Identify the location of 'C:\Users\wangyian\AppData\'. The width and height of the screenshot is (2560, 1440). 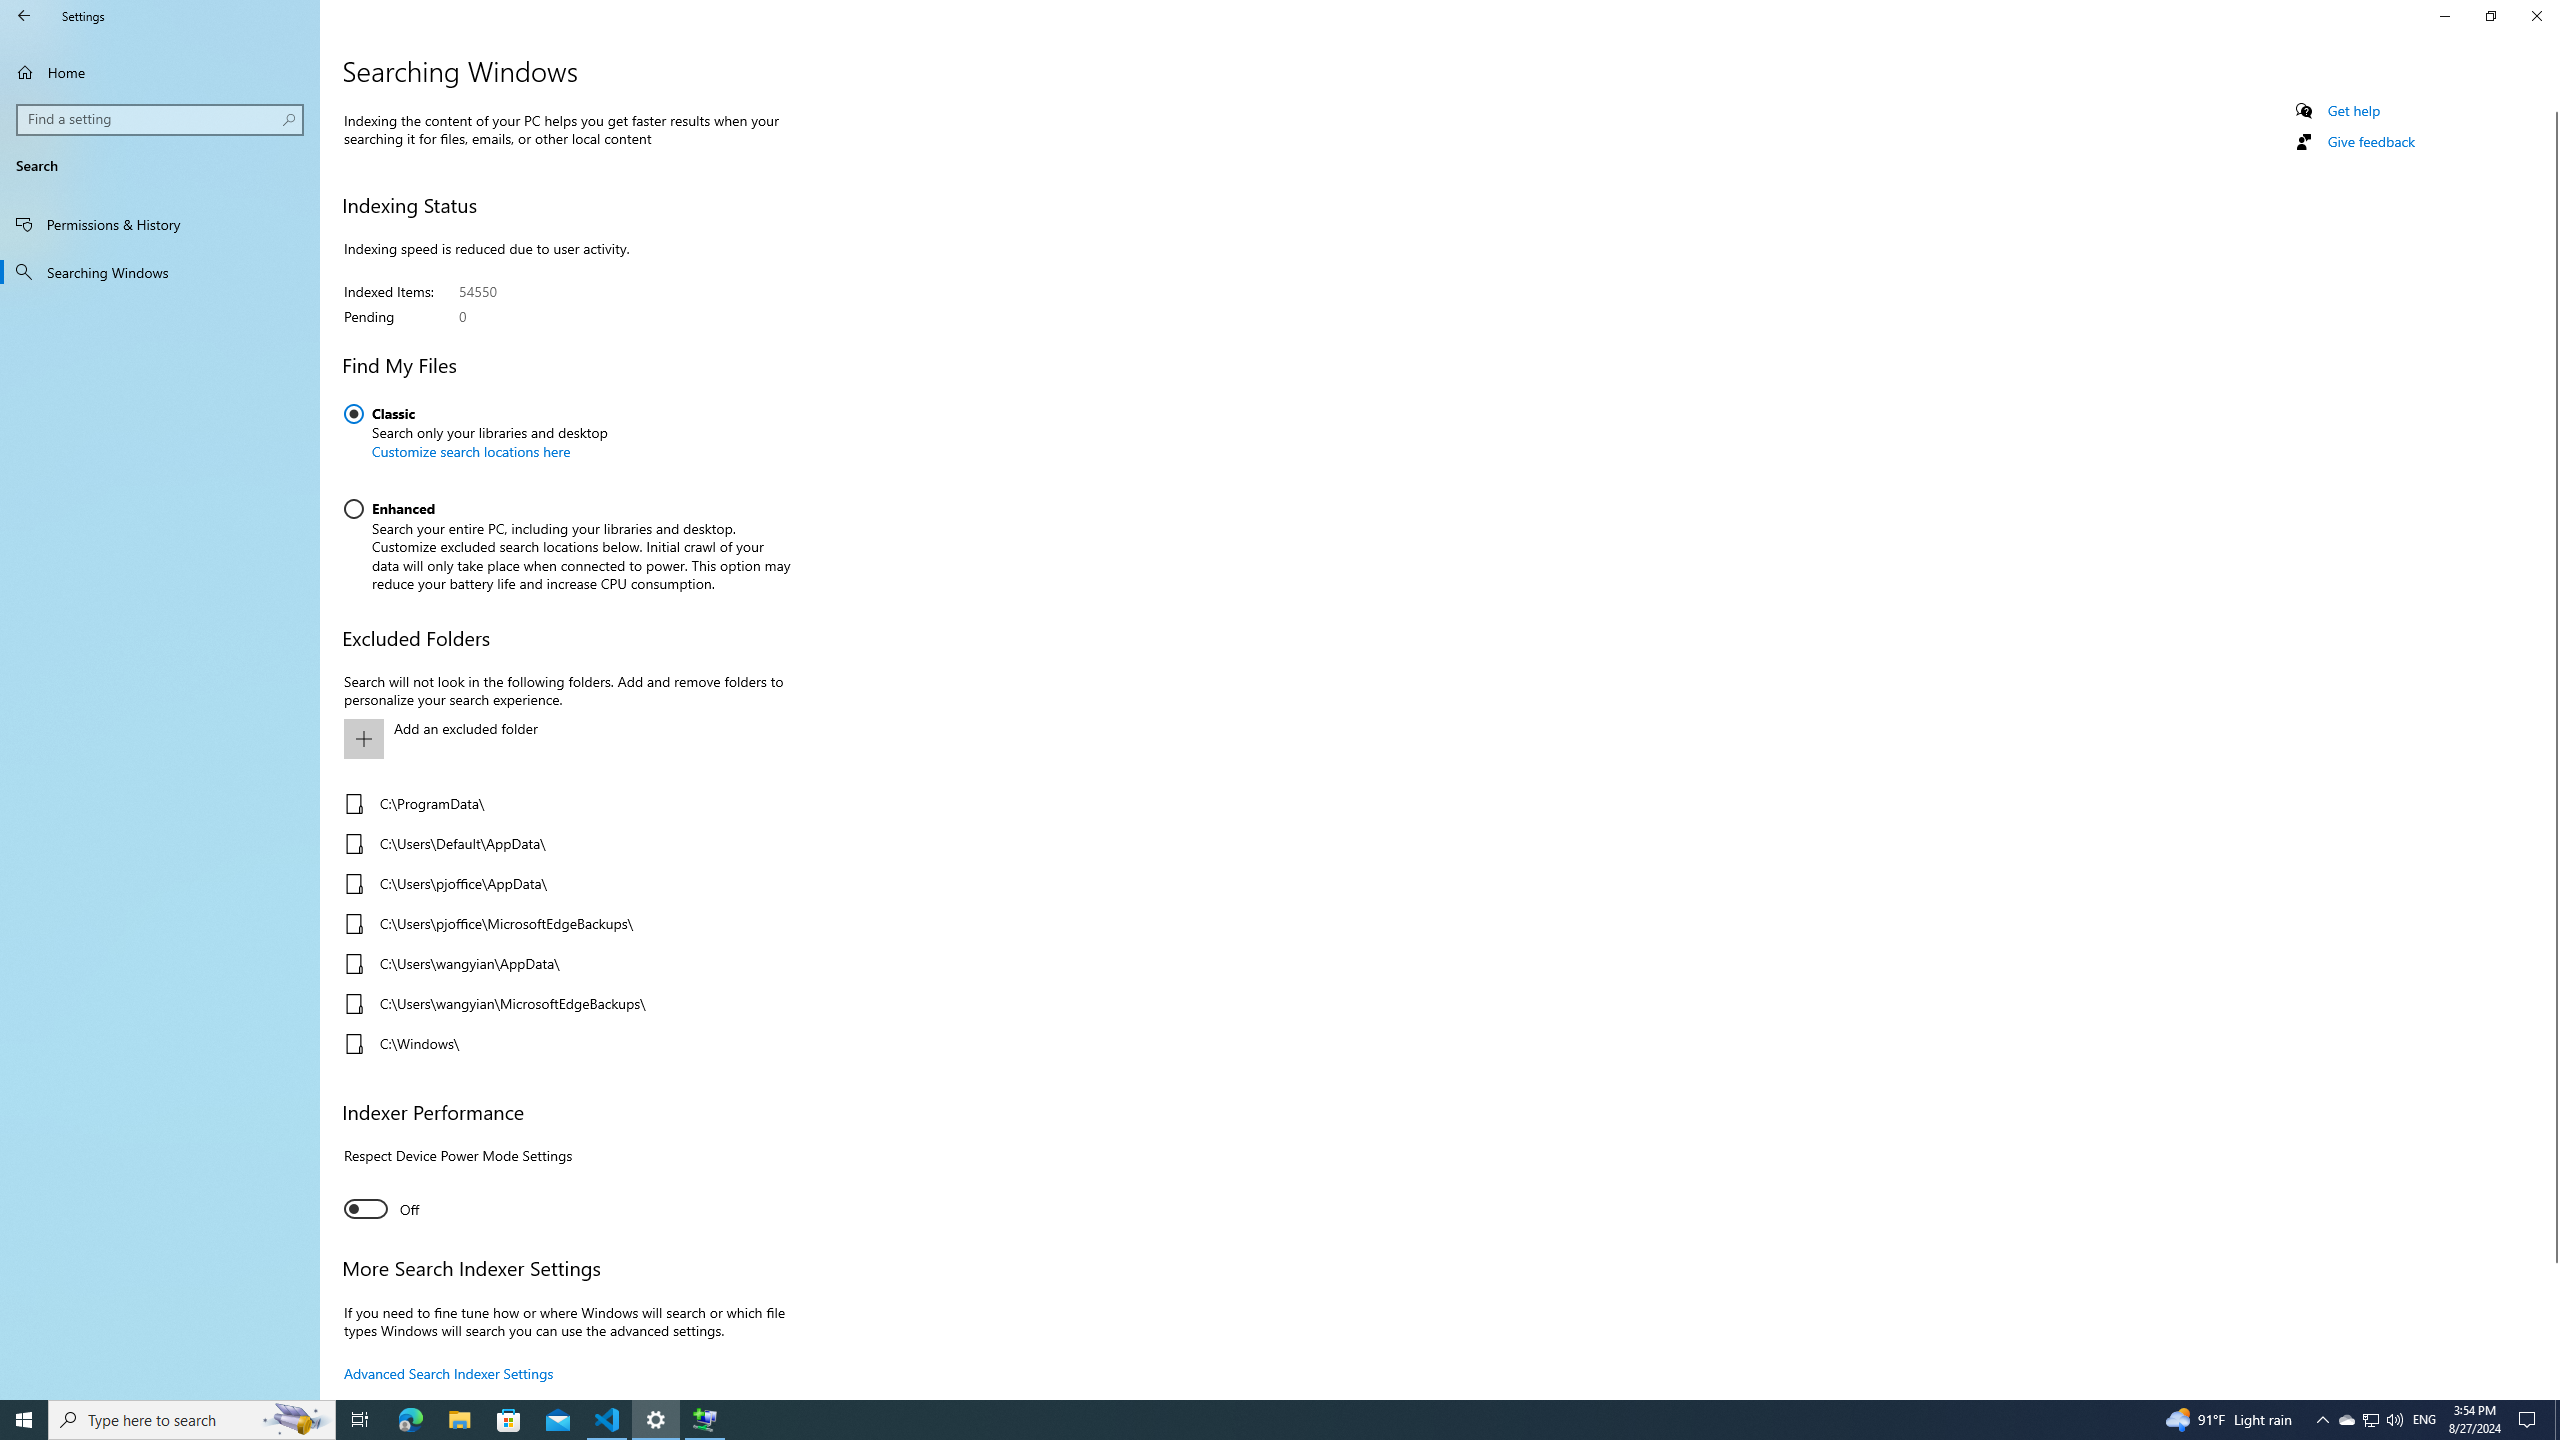
(560, 964).